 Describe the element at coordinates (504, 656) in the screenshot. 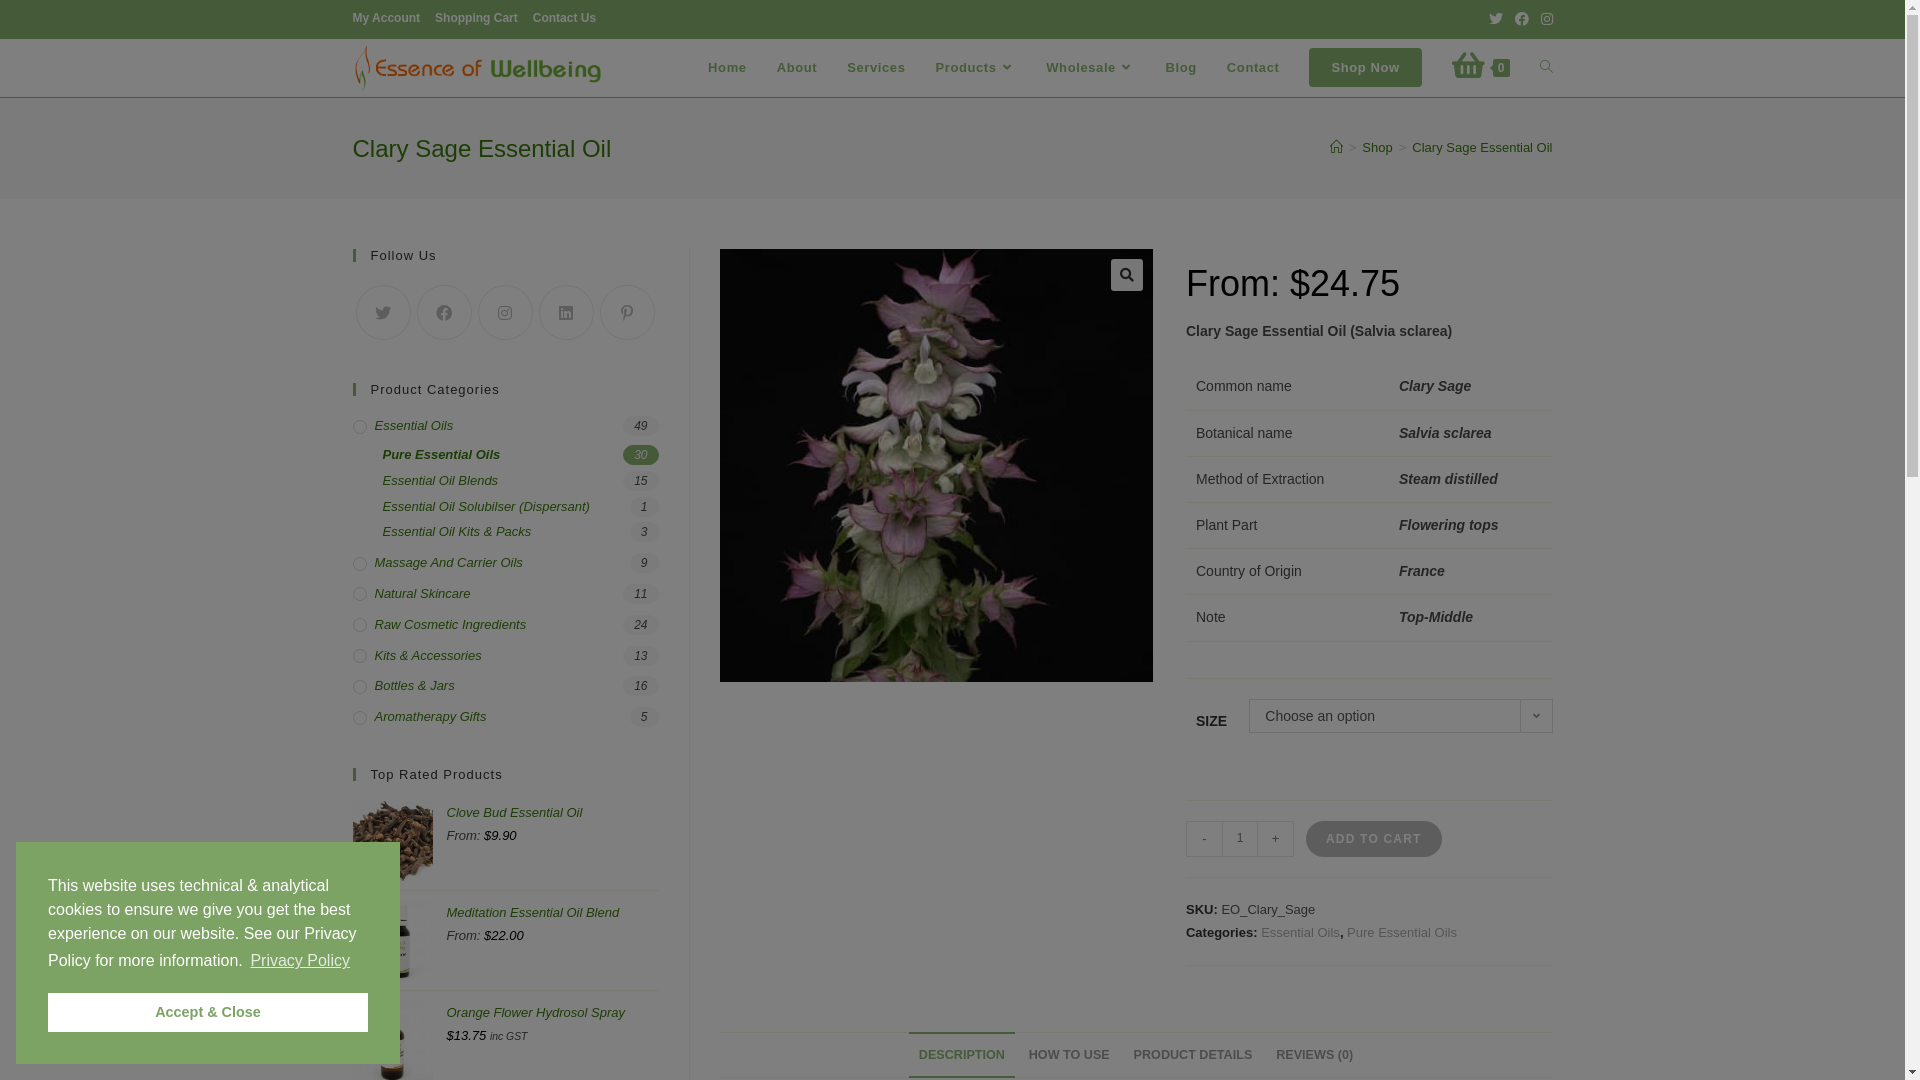

I see `'Kits & Accessories'` at that location.